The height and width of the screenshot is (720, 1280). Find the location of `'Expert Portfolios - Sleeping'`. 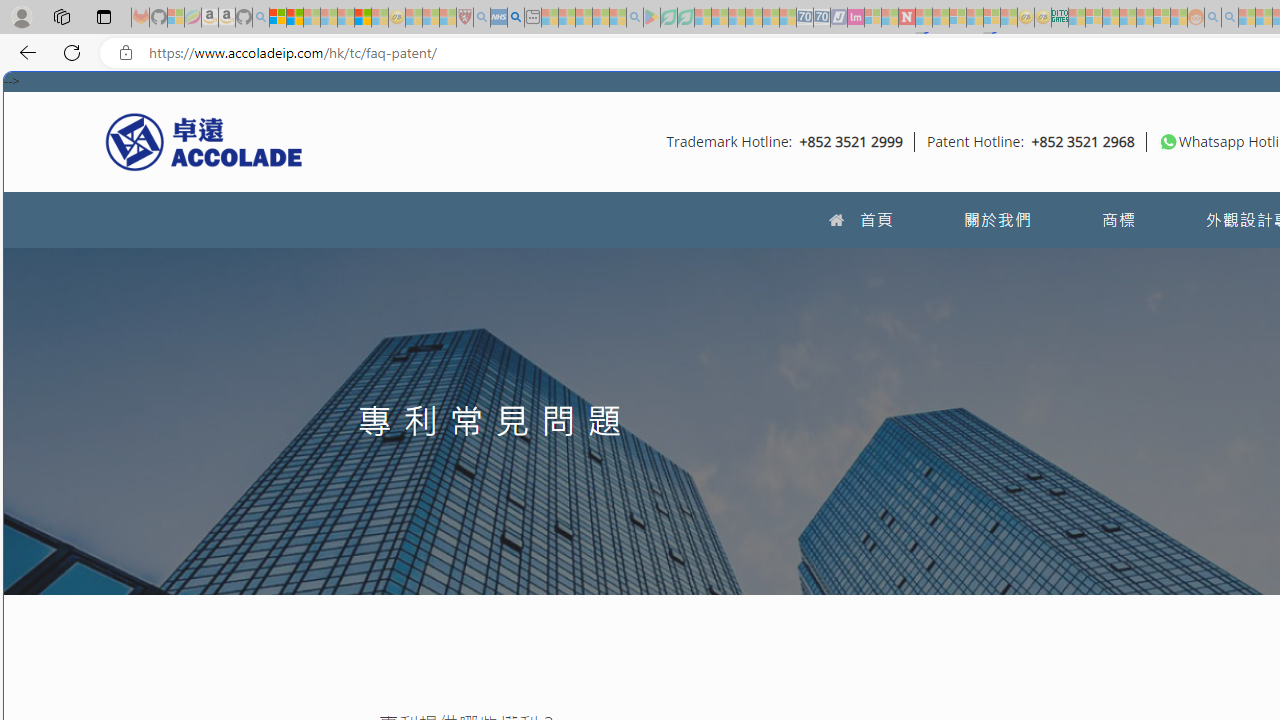

'Expert Portfolios - Sleeping' is located at coordinates (1128, 17).